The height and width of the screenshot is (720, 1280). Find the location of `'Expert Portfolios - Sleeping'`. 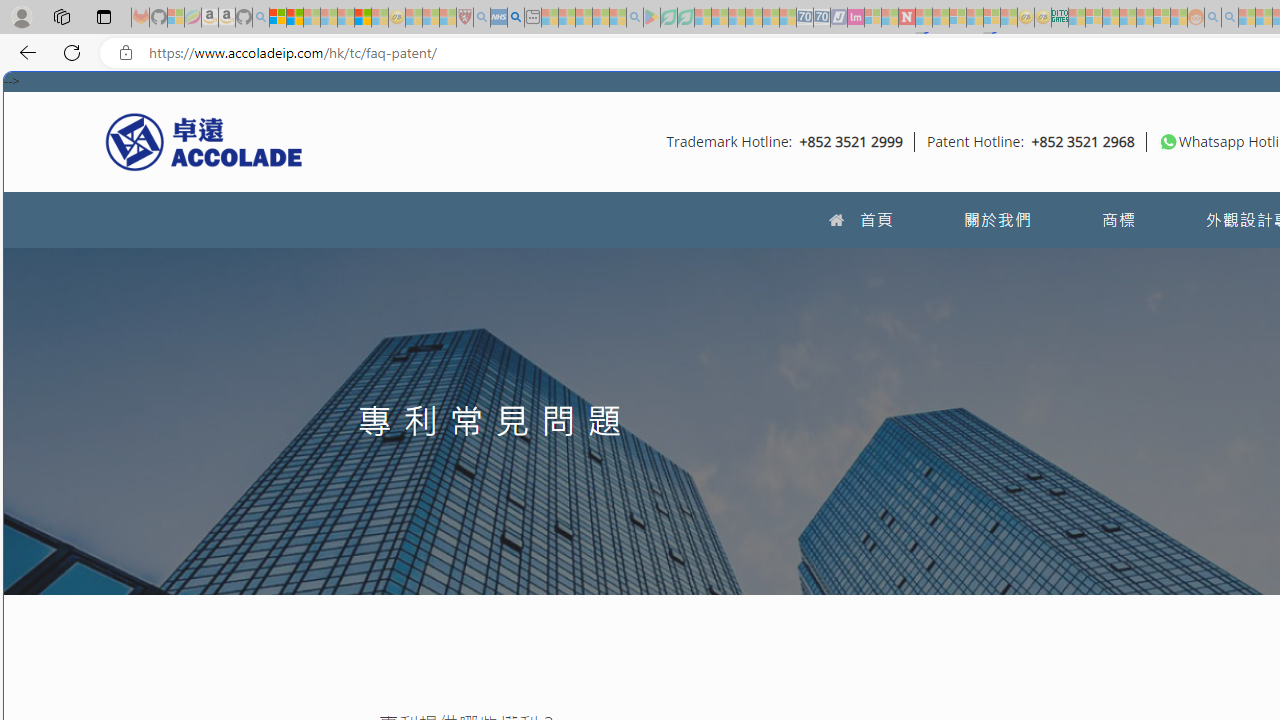

'Expert Portfolios - Sleeping' is located at coordinates (1128, 17).